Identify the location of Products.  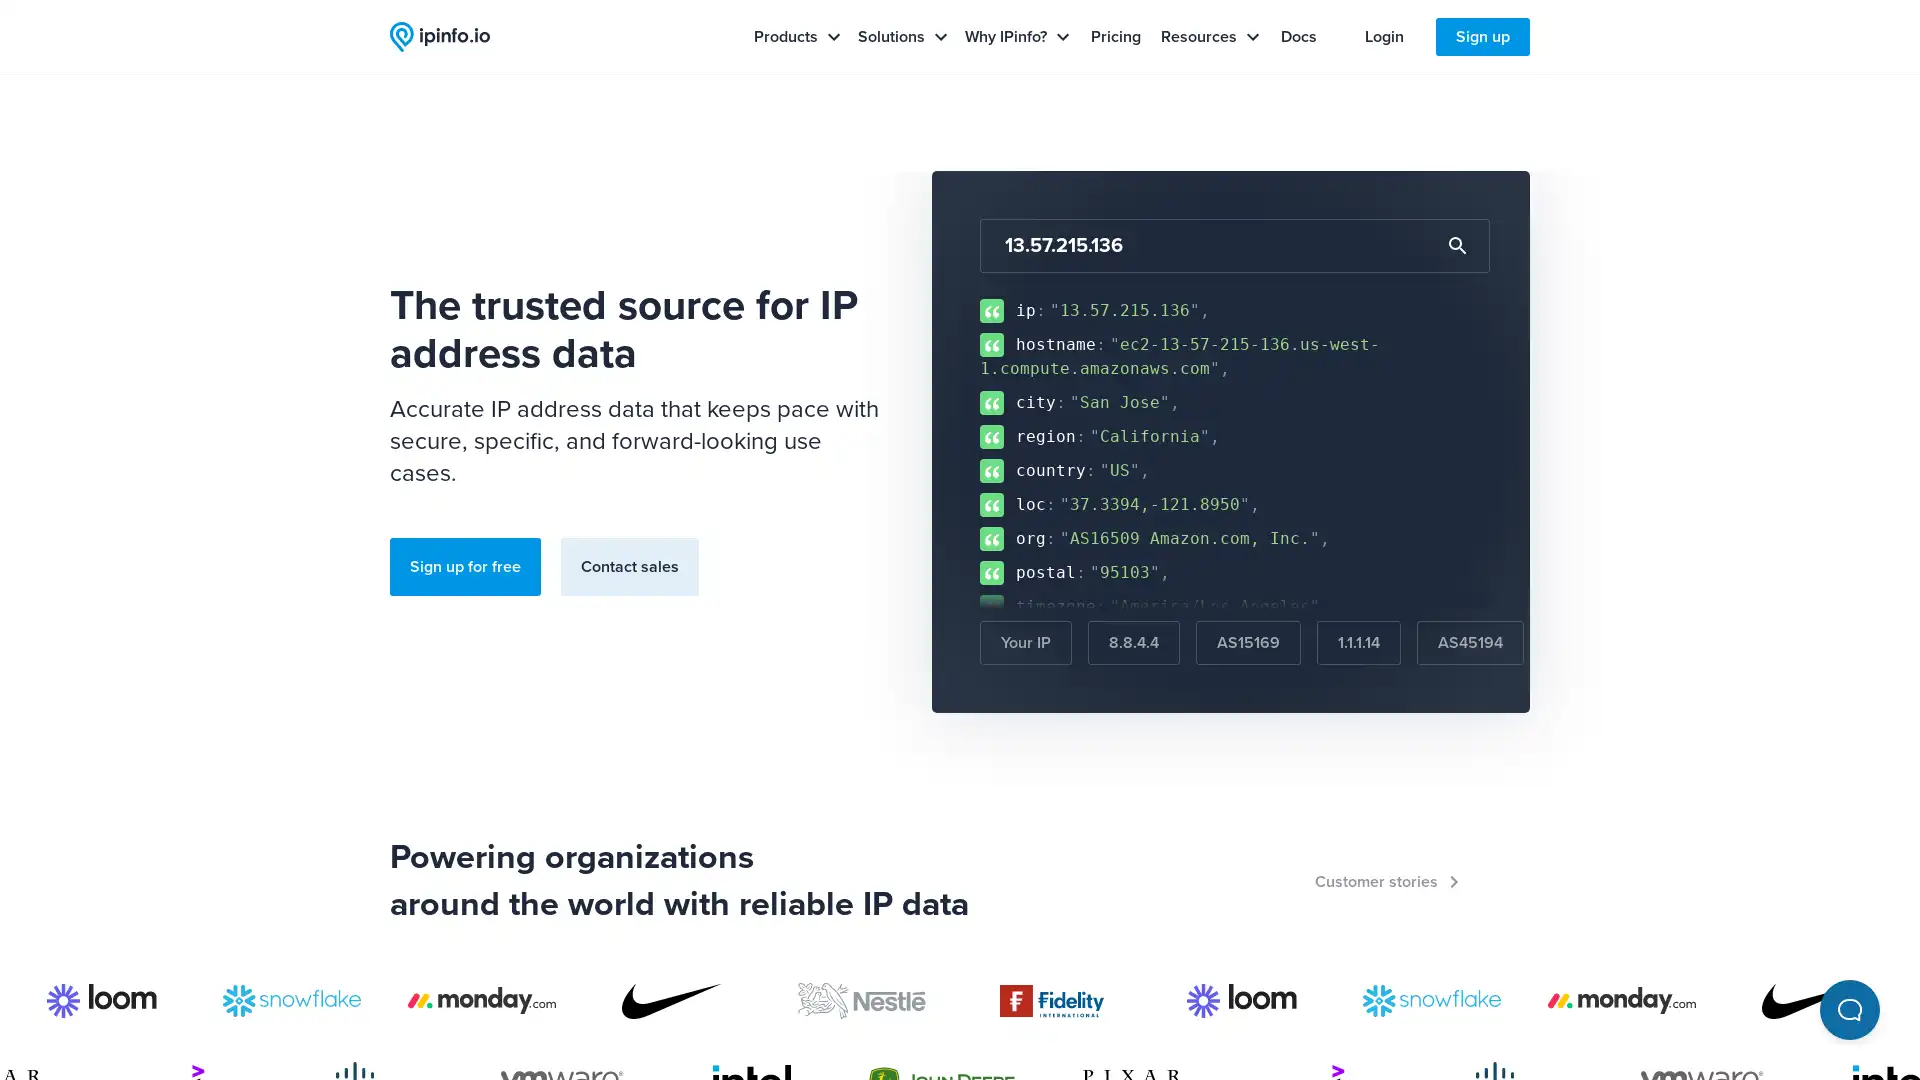
(796, 37).